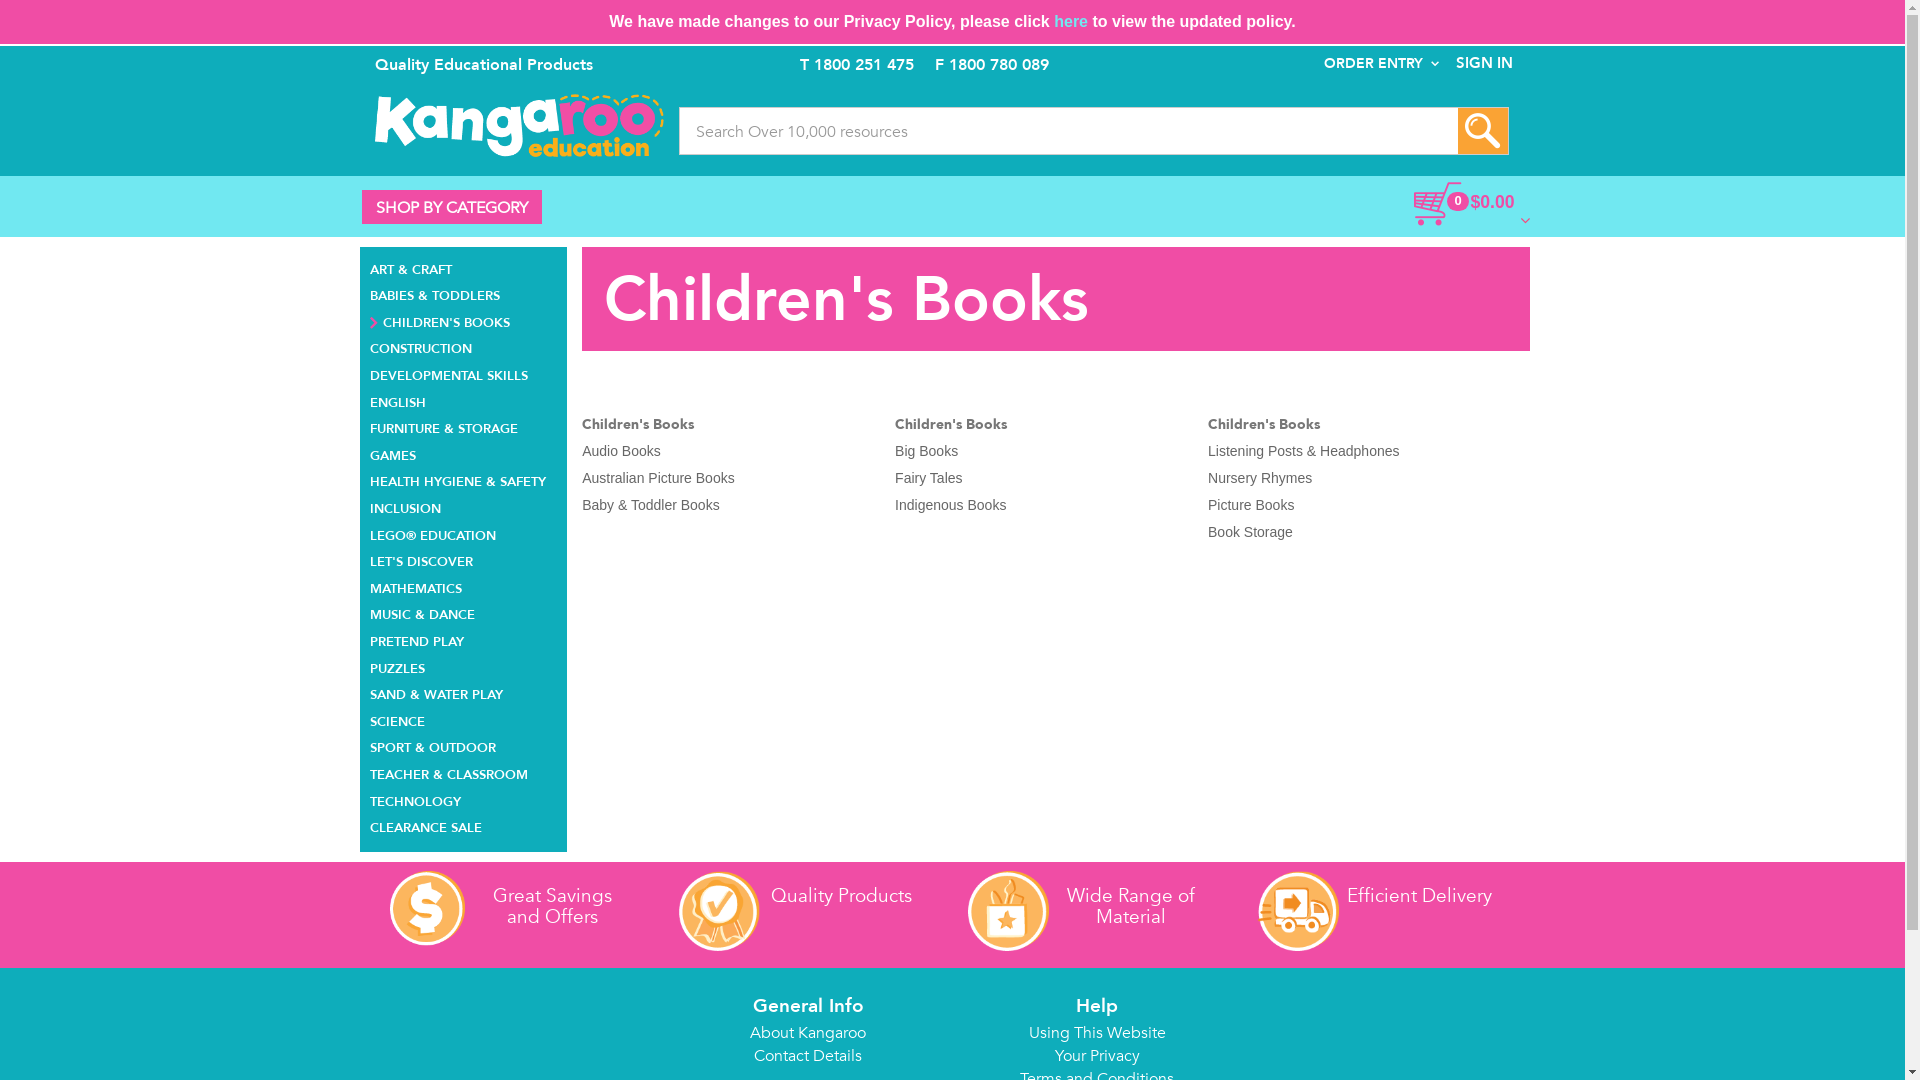 This screenshot has height=1080, width=1920. I want to click on 'MUSIC & DANCE', so click(421, 611).